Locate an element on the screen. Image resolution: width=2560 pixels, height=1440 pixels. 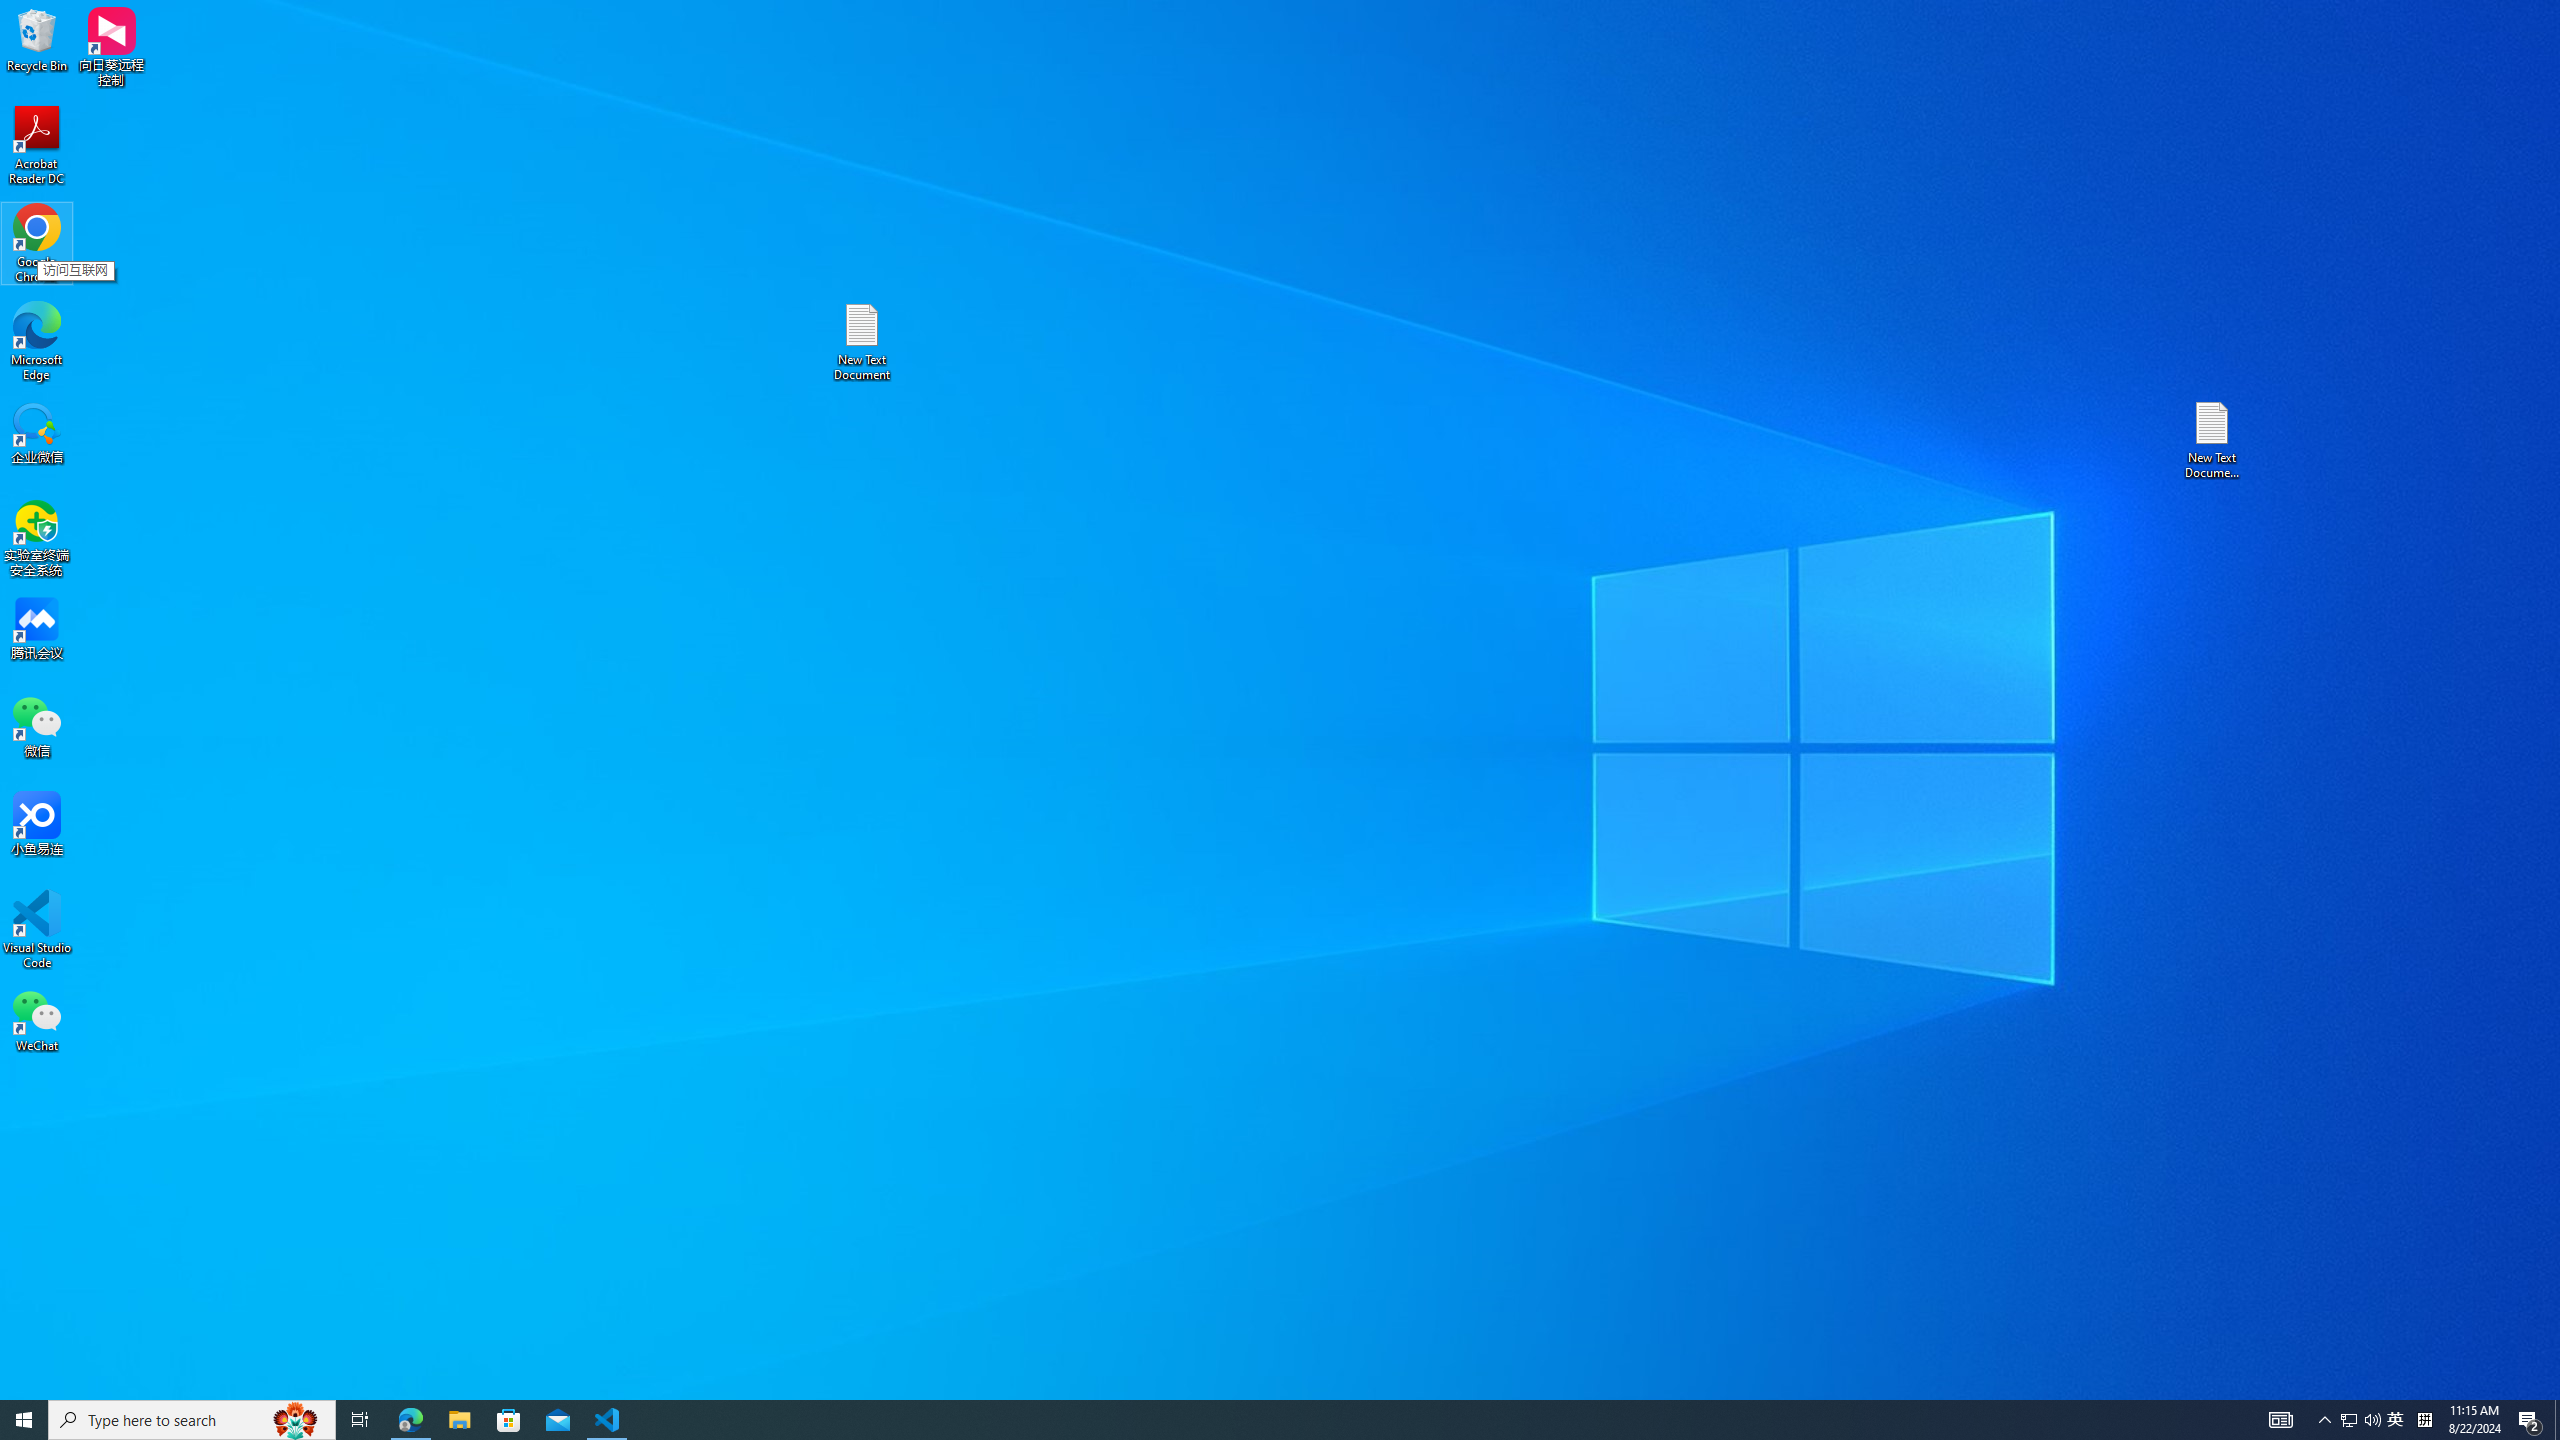
'Tray Input Indicator - Chinese (Simplified, China)' is located at coordinates (2424, 1418).